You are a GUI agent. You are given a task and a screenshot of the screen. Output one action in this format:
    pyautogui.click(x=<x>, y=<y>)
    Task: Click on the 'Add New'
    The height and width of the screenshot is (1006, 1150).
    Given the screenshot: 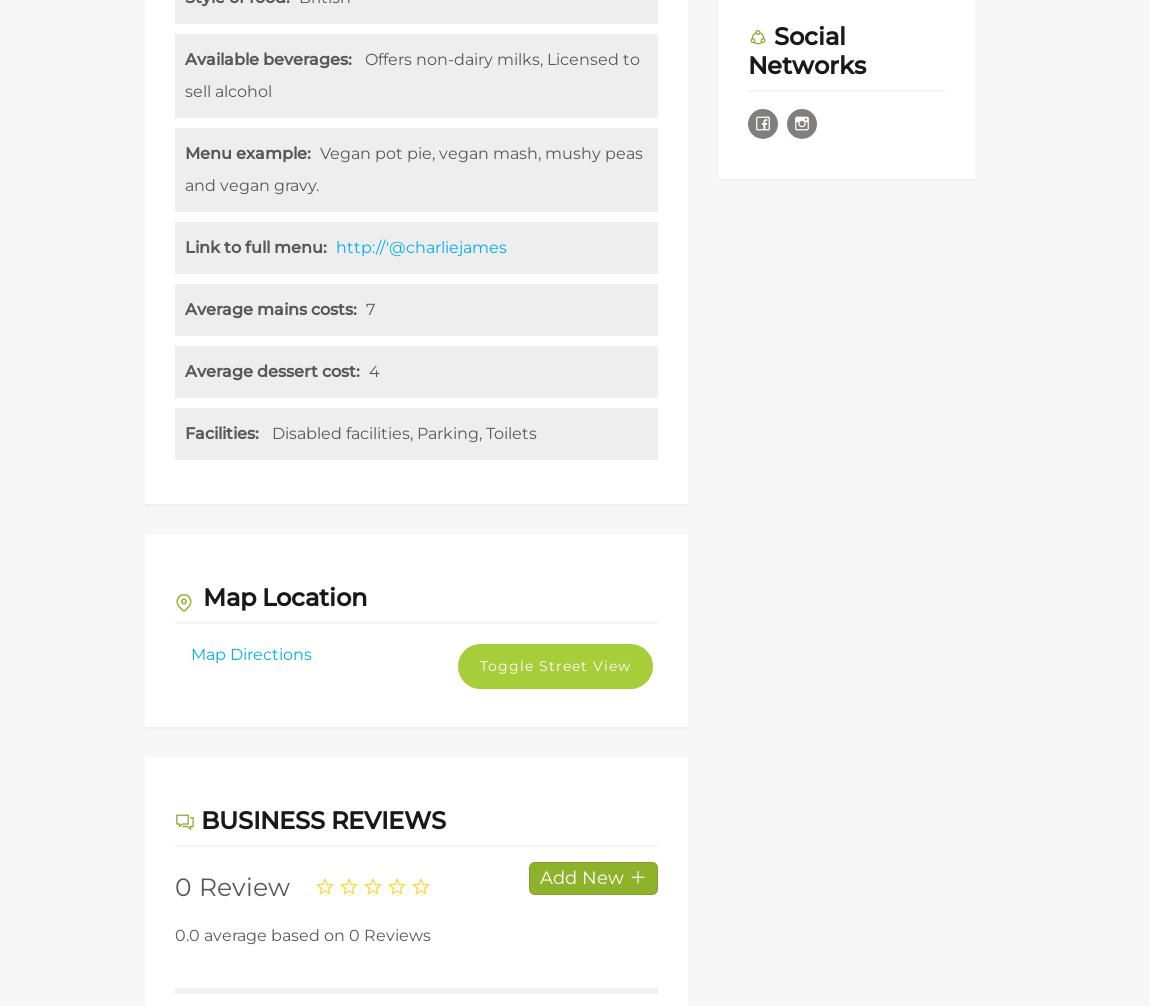 What is the action you would take?
    pyautogui.click(x=583, y=877)
    